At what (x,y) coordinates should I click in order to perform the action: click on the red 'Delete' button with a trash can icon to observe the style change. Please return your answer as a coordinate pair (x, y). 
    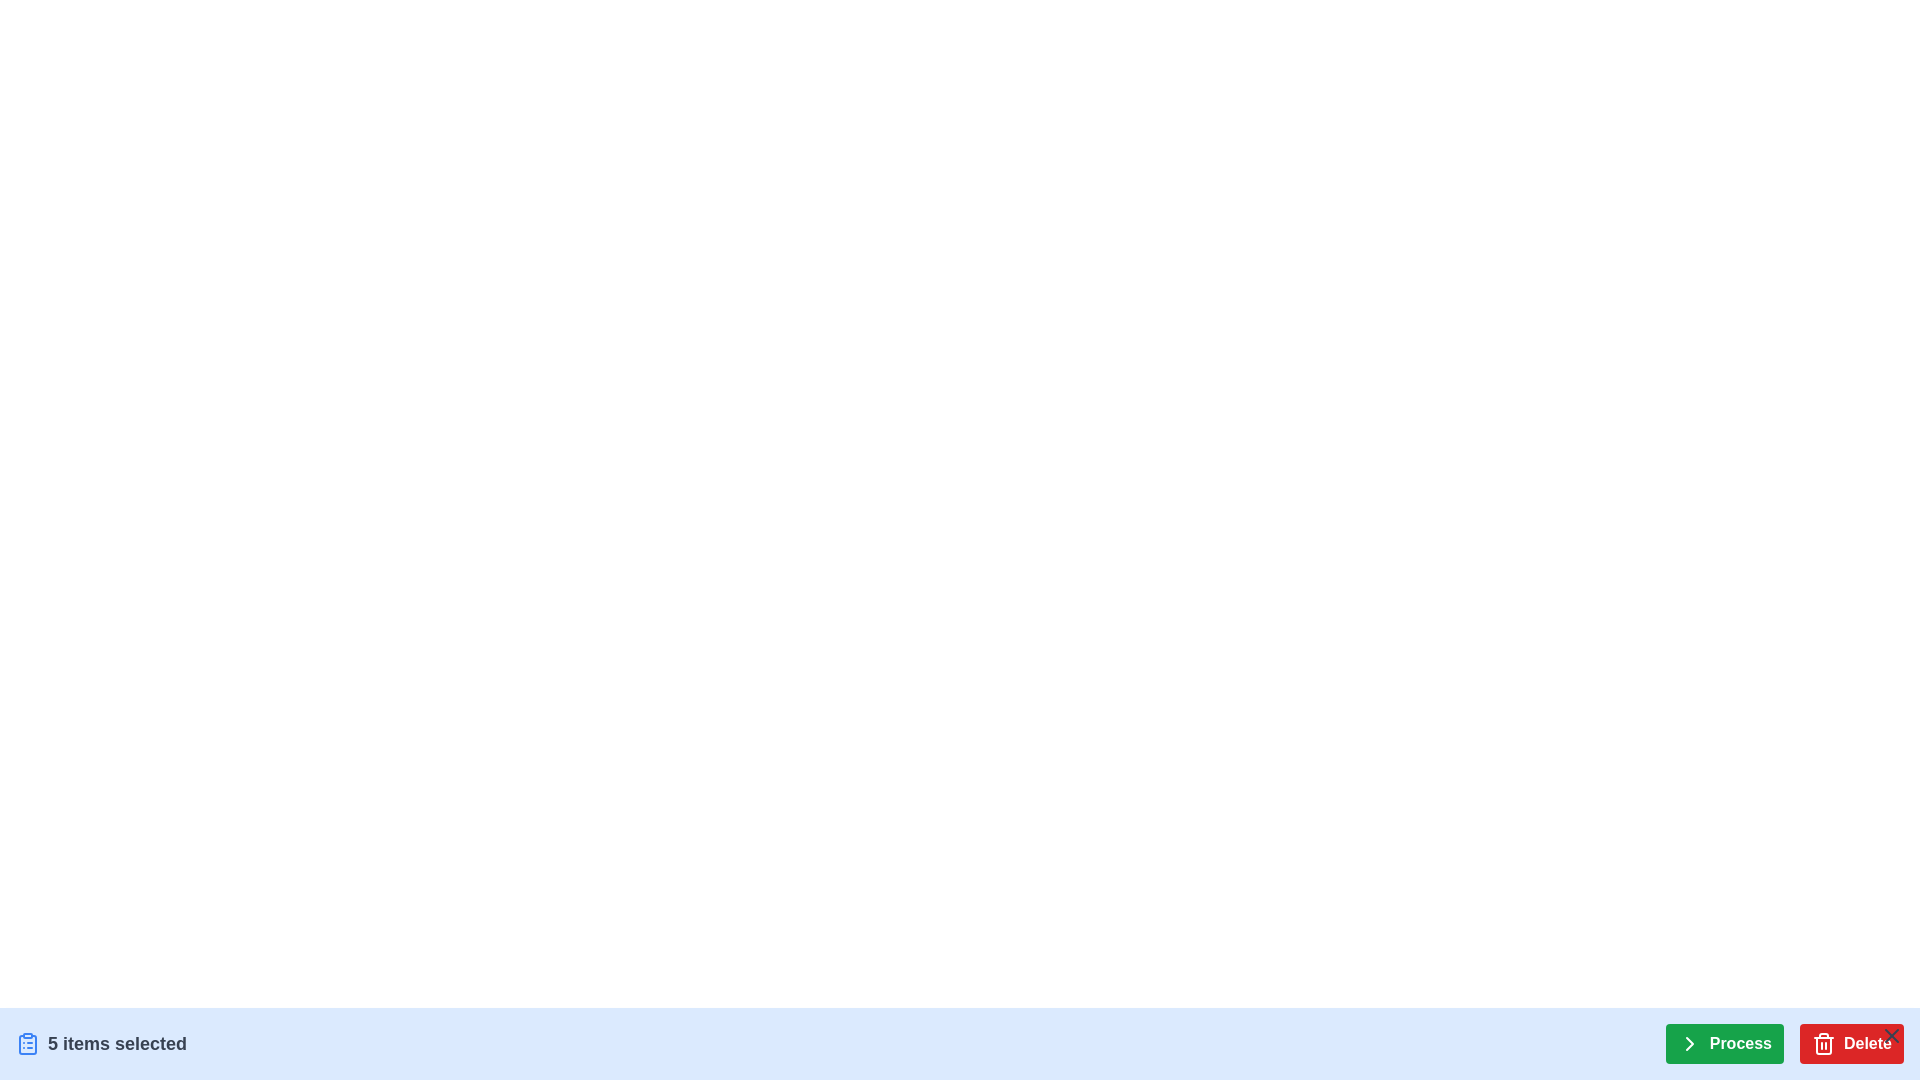
    Looking at the image, I should click on (1851, 1043).